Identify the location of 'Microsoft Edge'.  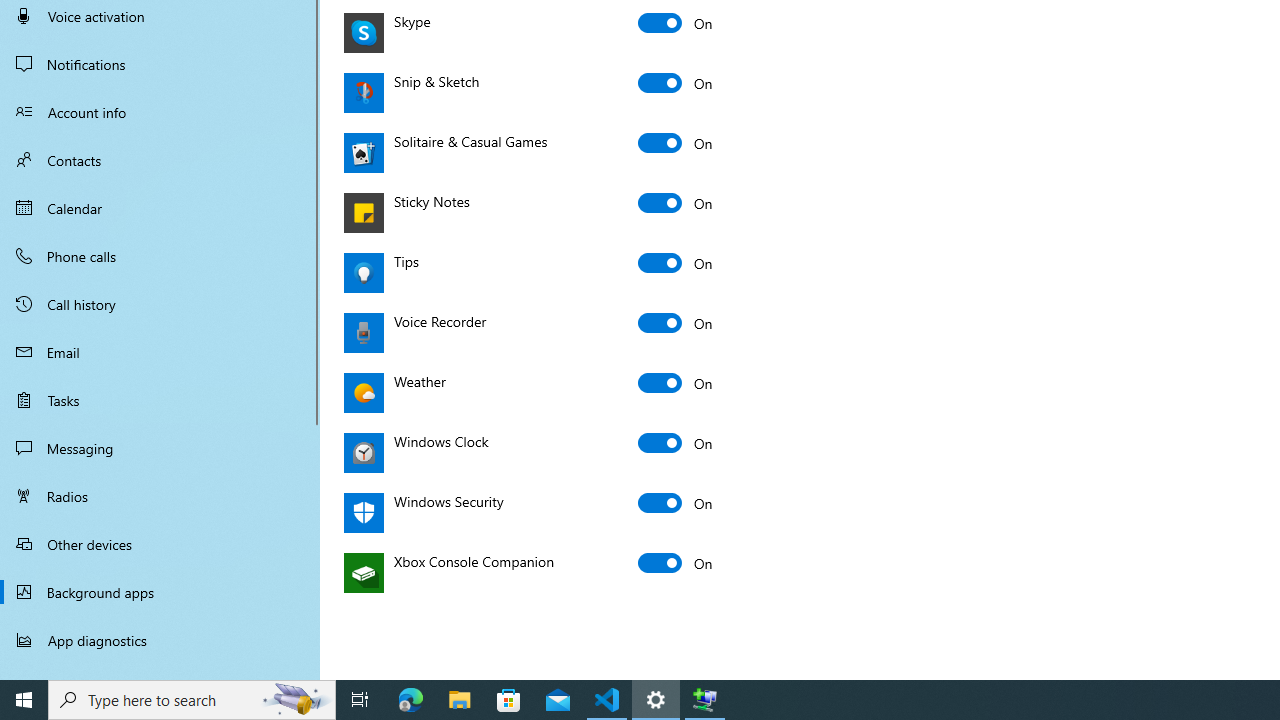
(410, 698).